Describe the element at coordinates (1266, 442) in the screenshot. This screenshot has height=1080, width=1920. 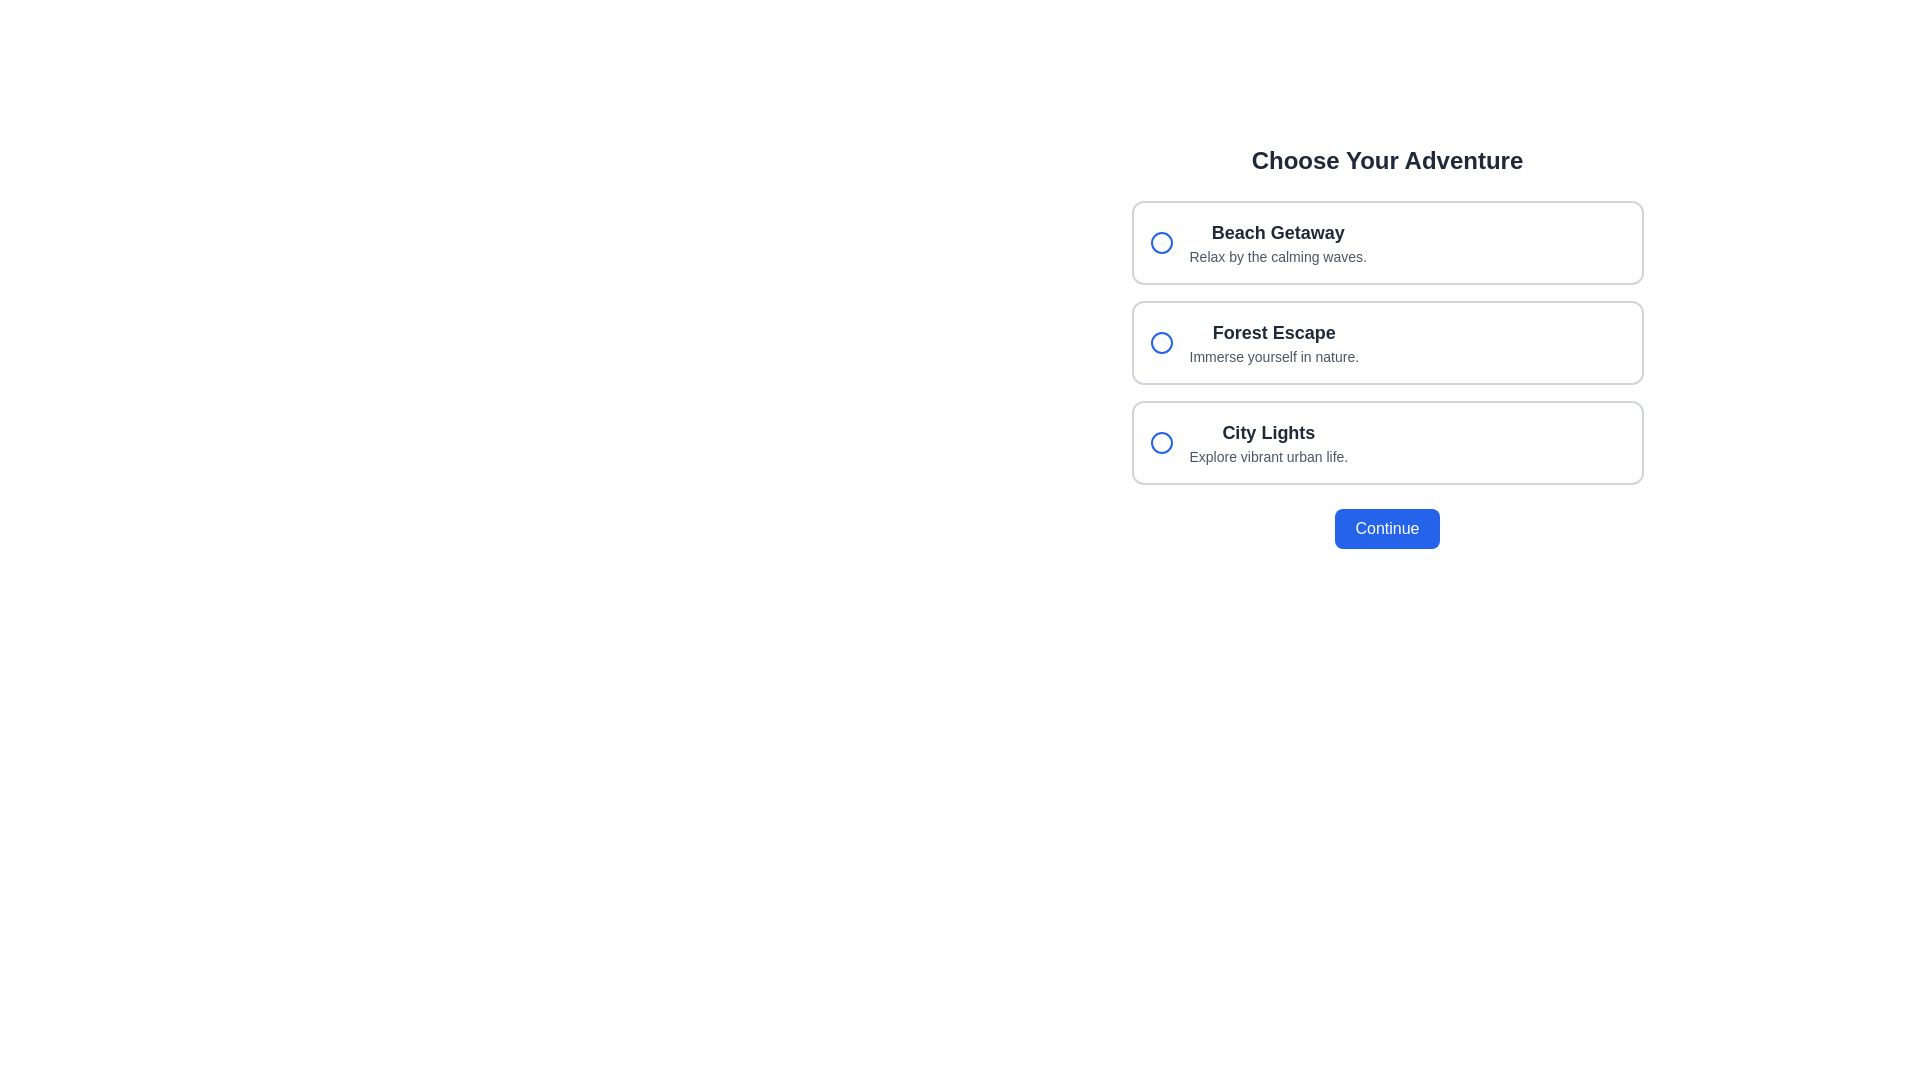
I see `the center of the 'City Lights' label in the third option of the 'Choose Your Adventure' selection group` at that location.